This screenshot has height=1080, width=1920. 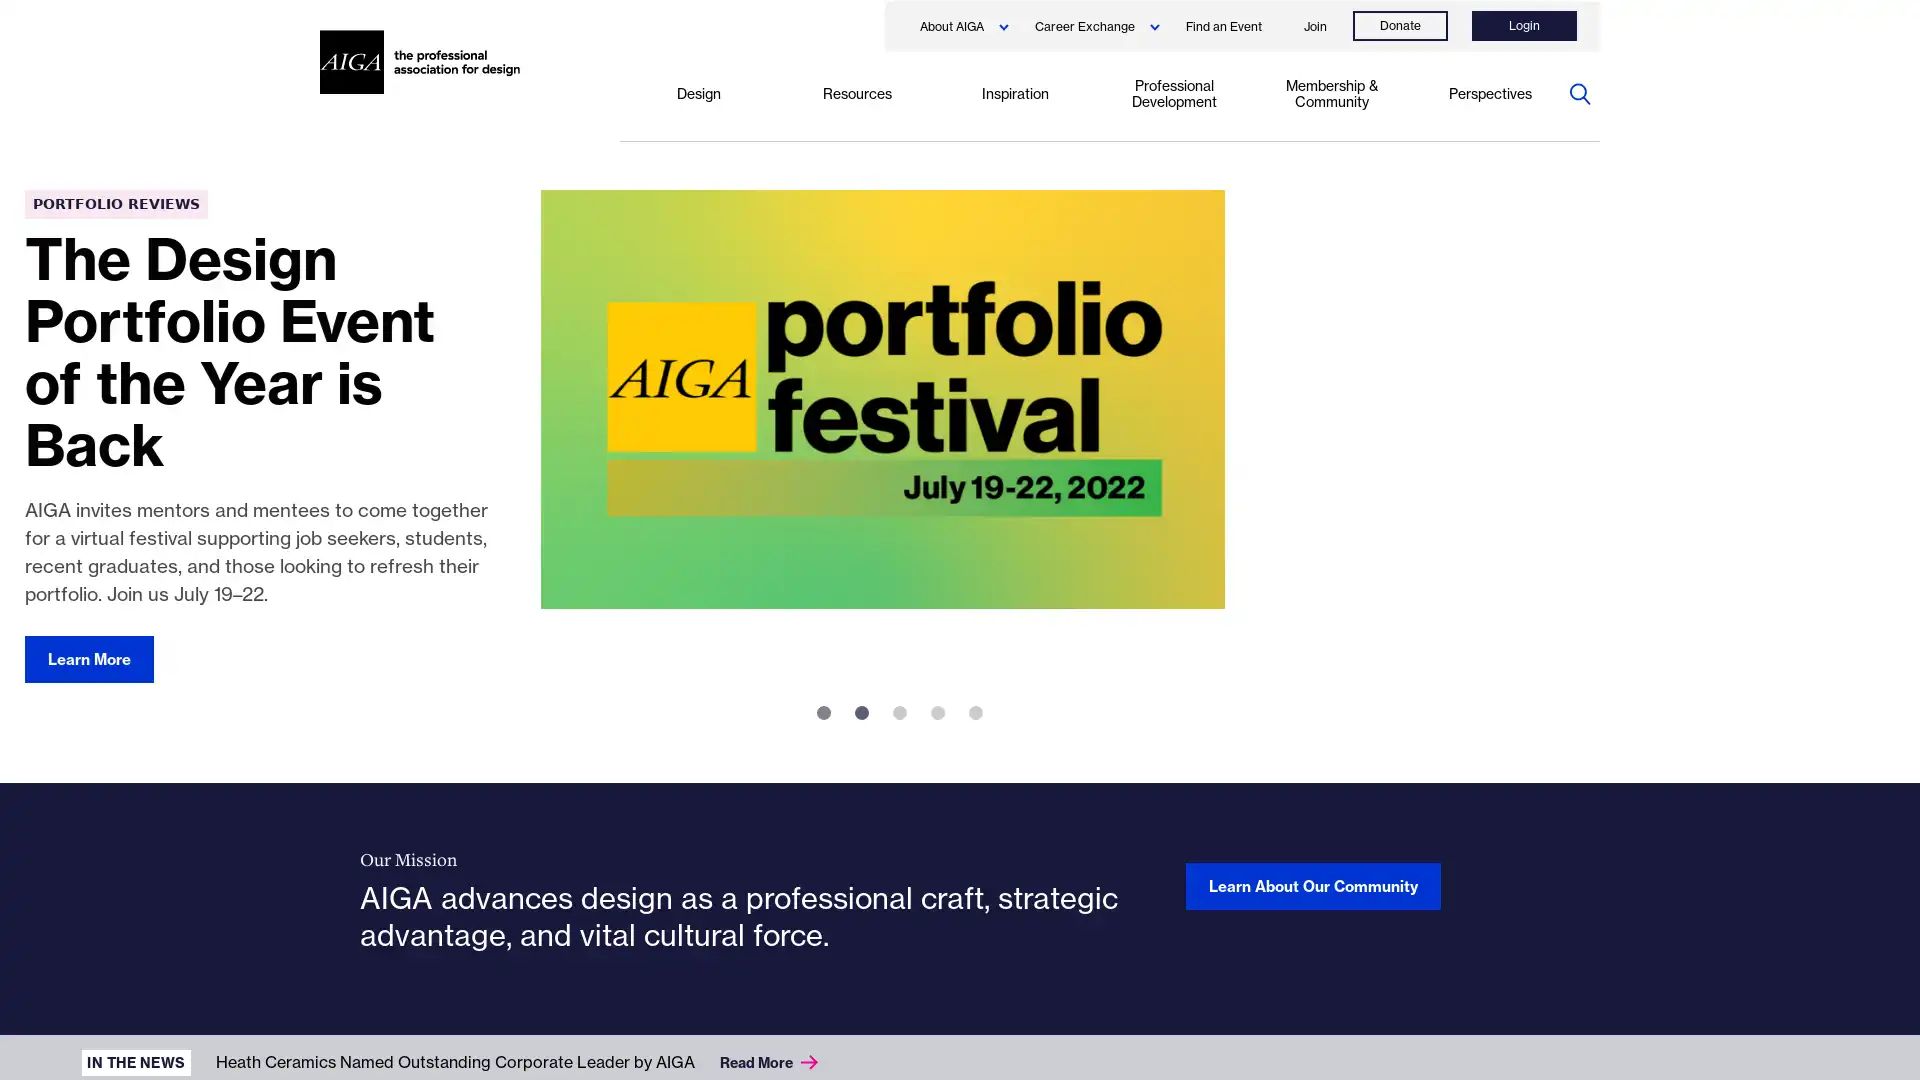 What do you see at coordinates (936, 712) in the screenshot?
I see `4 of 5` at bounding box center [936, 712].